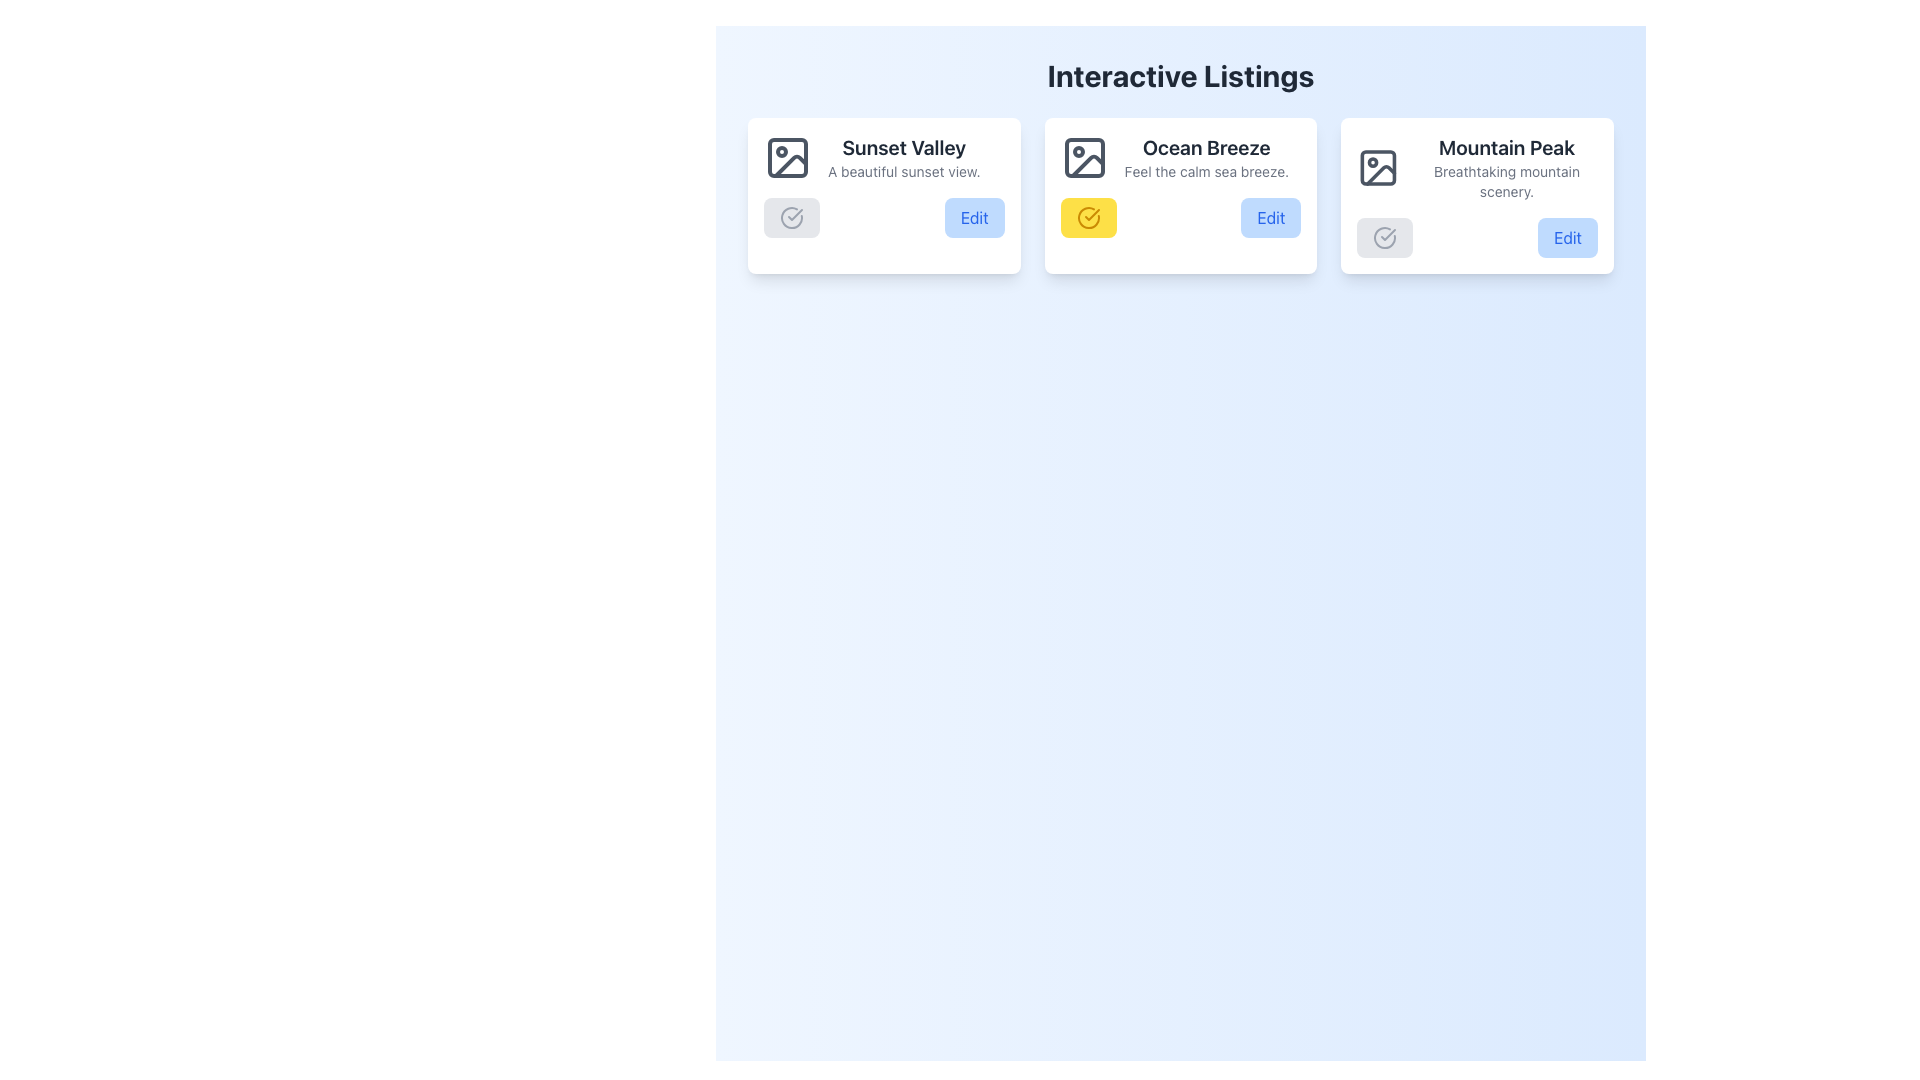  What do you see at coordinates (1507, 146) in the screenshot?
I see `the text label displaying 'Mountain Peak', which is in a bold, serif-like font and located in the top-right corner of the card` at bounding box center [1507, 146].